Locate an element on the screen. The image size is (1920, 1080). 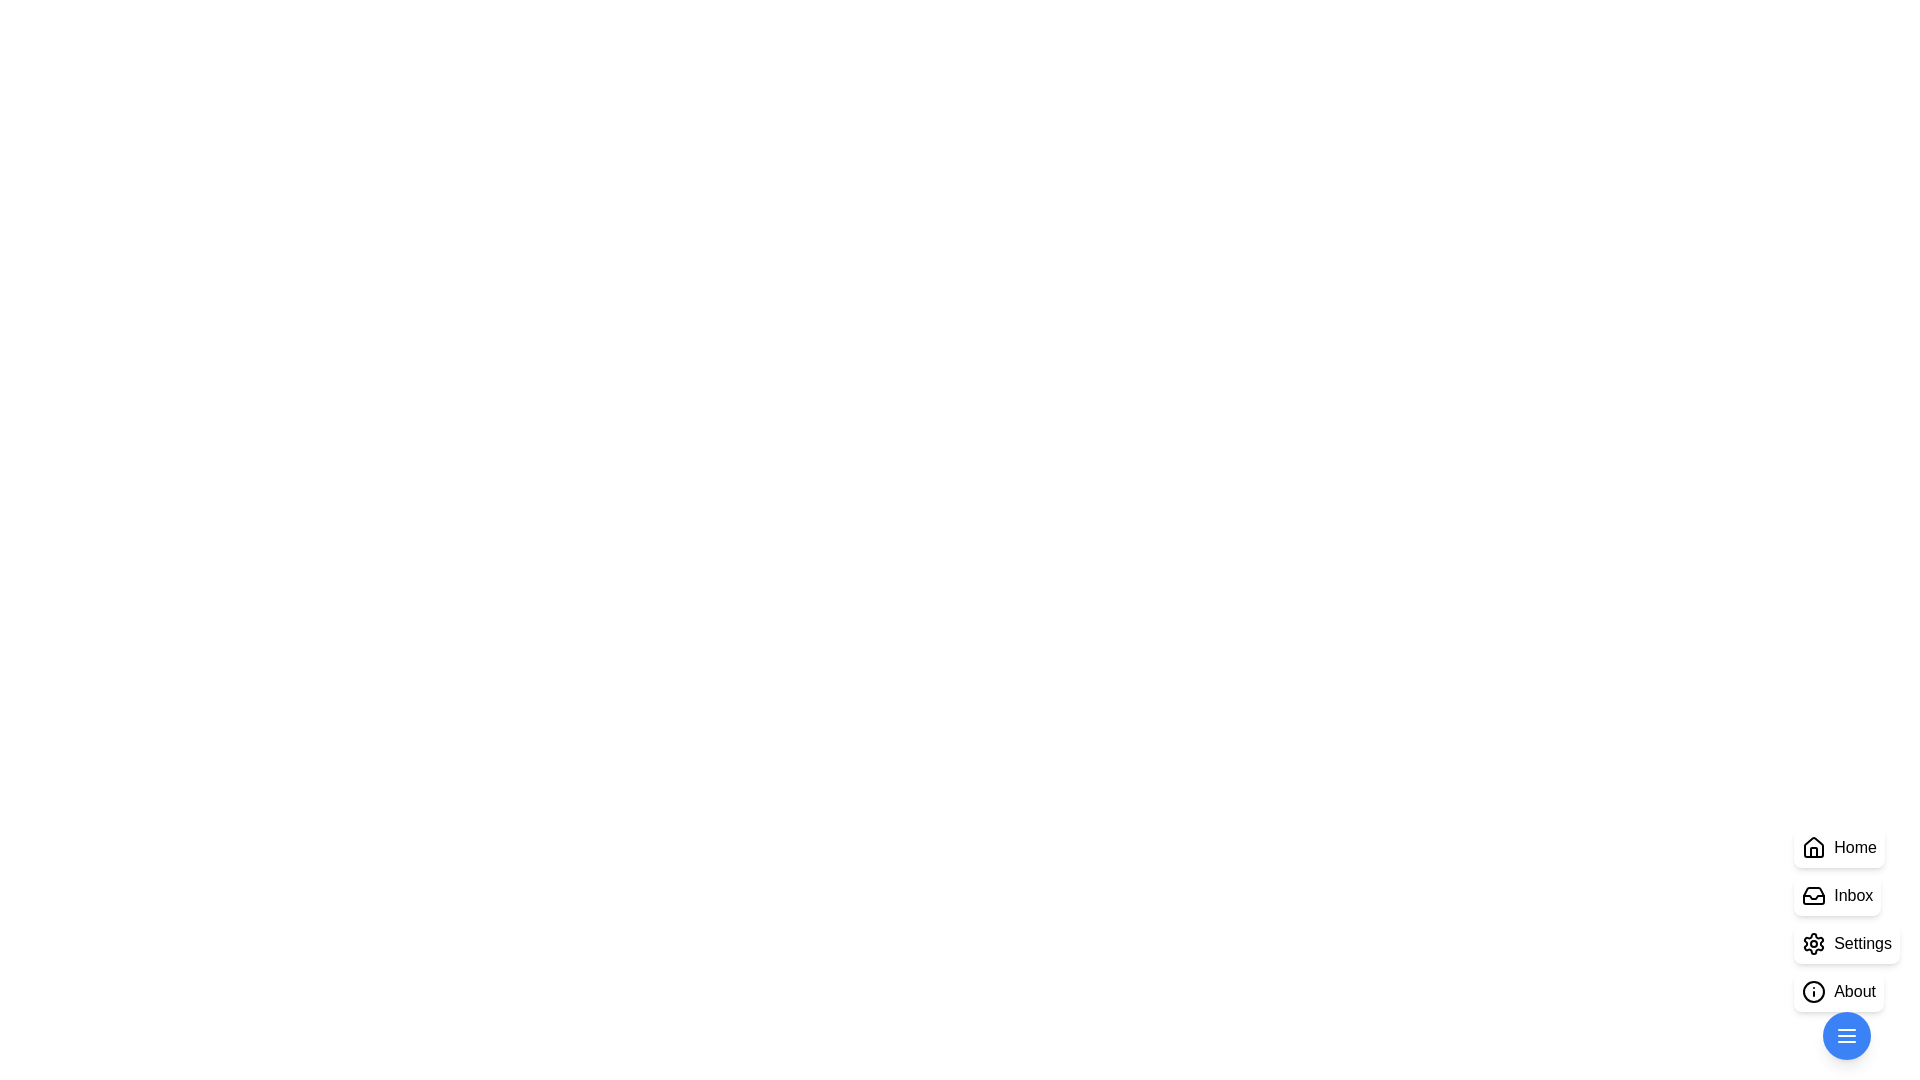
the 'Home' button in the StylishSpeedDial component is located at coordinates (1839, 848).